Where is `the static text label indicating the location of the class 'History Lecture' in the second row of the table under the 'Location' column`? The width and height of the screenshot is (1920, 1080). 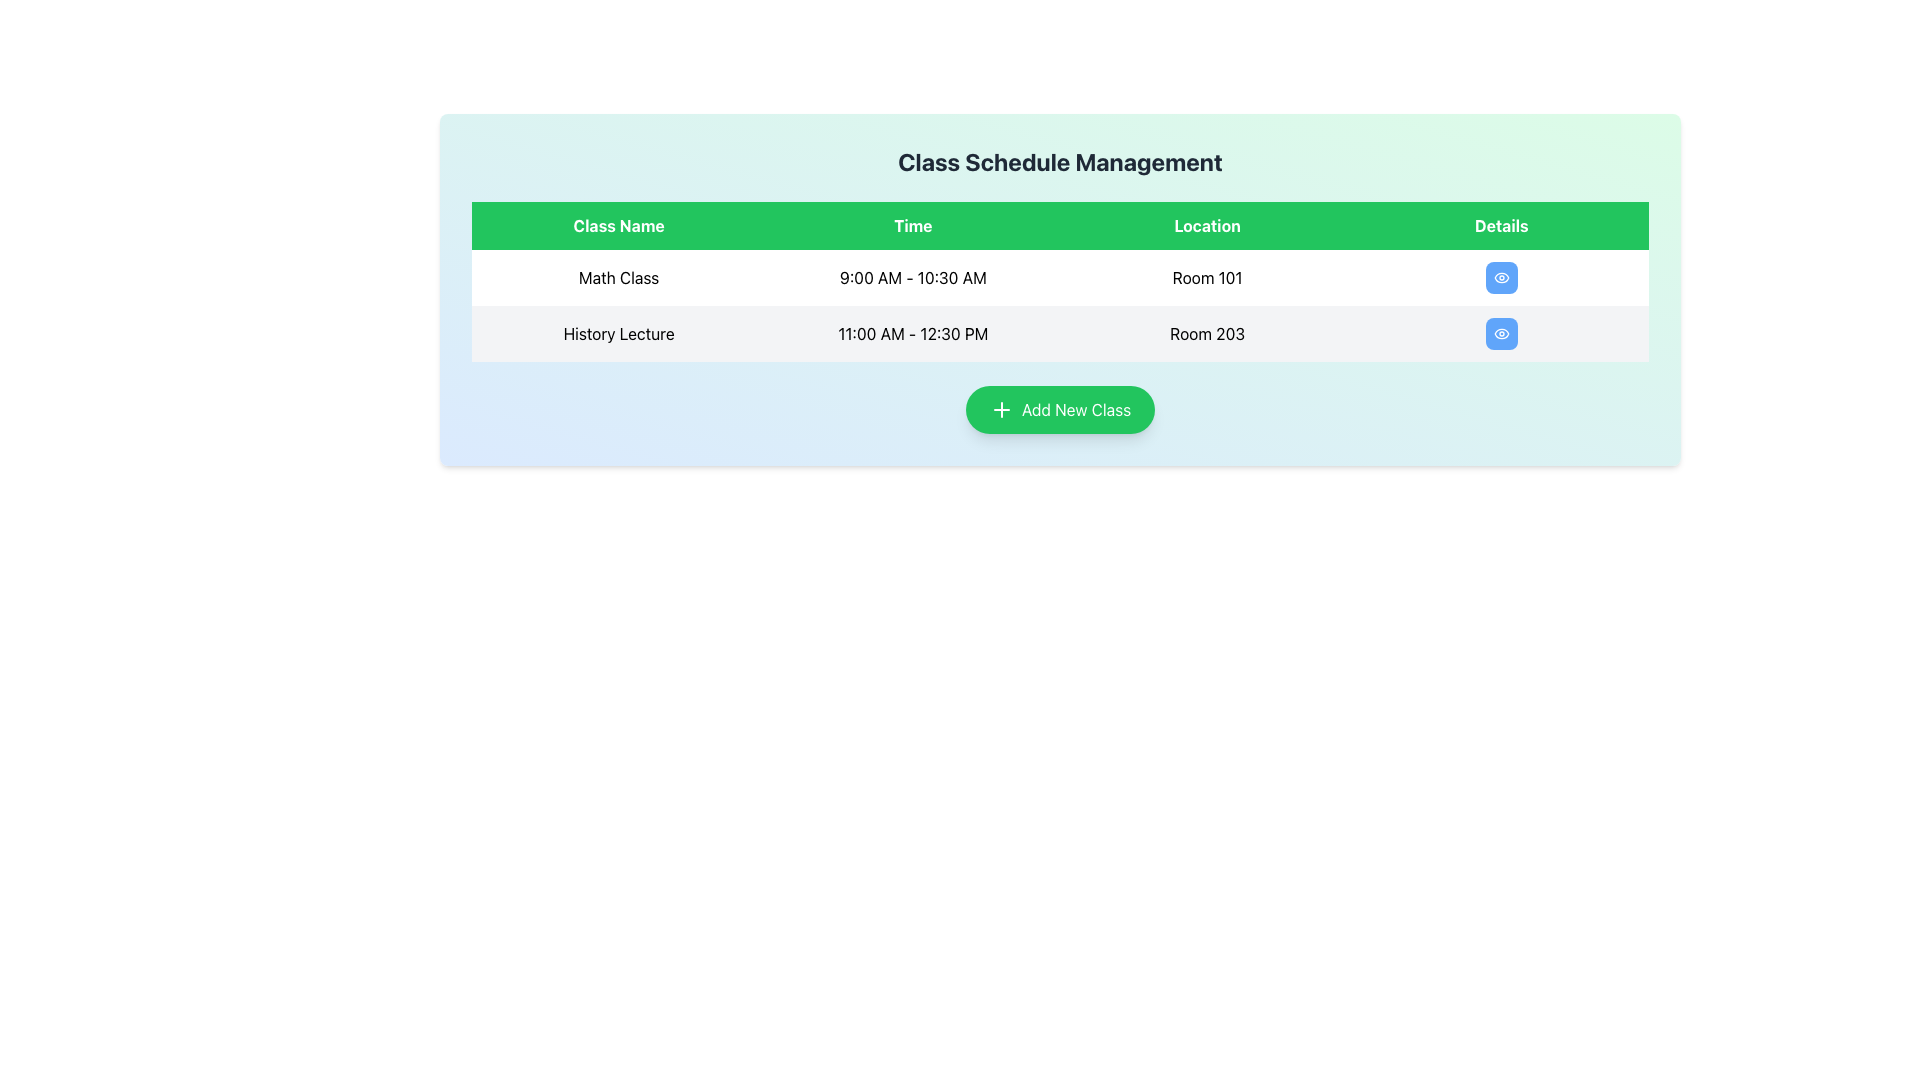 the static text label indicating the location of the class 'History Lecture' in the second row of the table under the 'Location' column is located at coordinates (1206, 333).